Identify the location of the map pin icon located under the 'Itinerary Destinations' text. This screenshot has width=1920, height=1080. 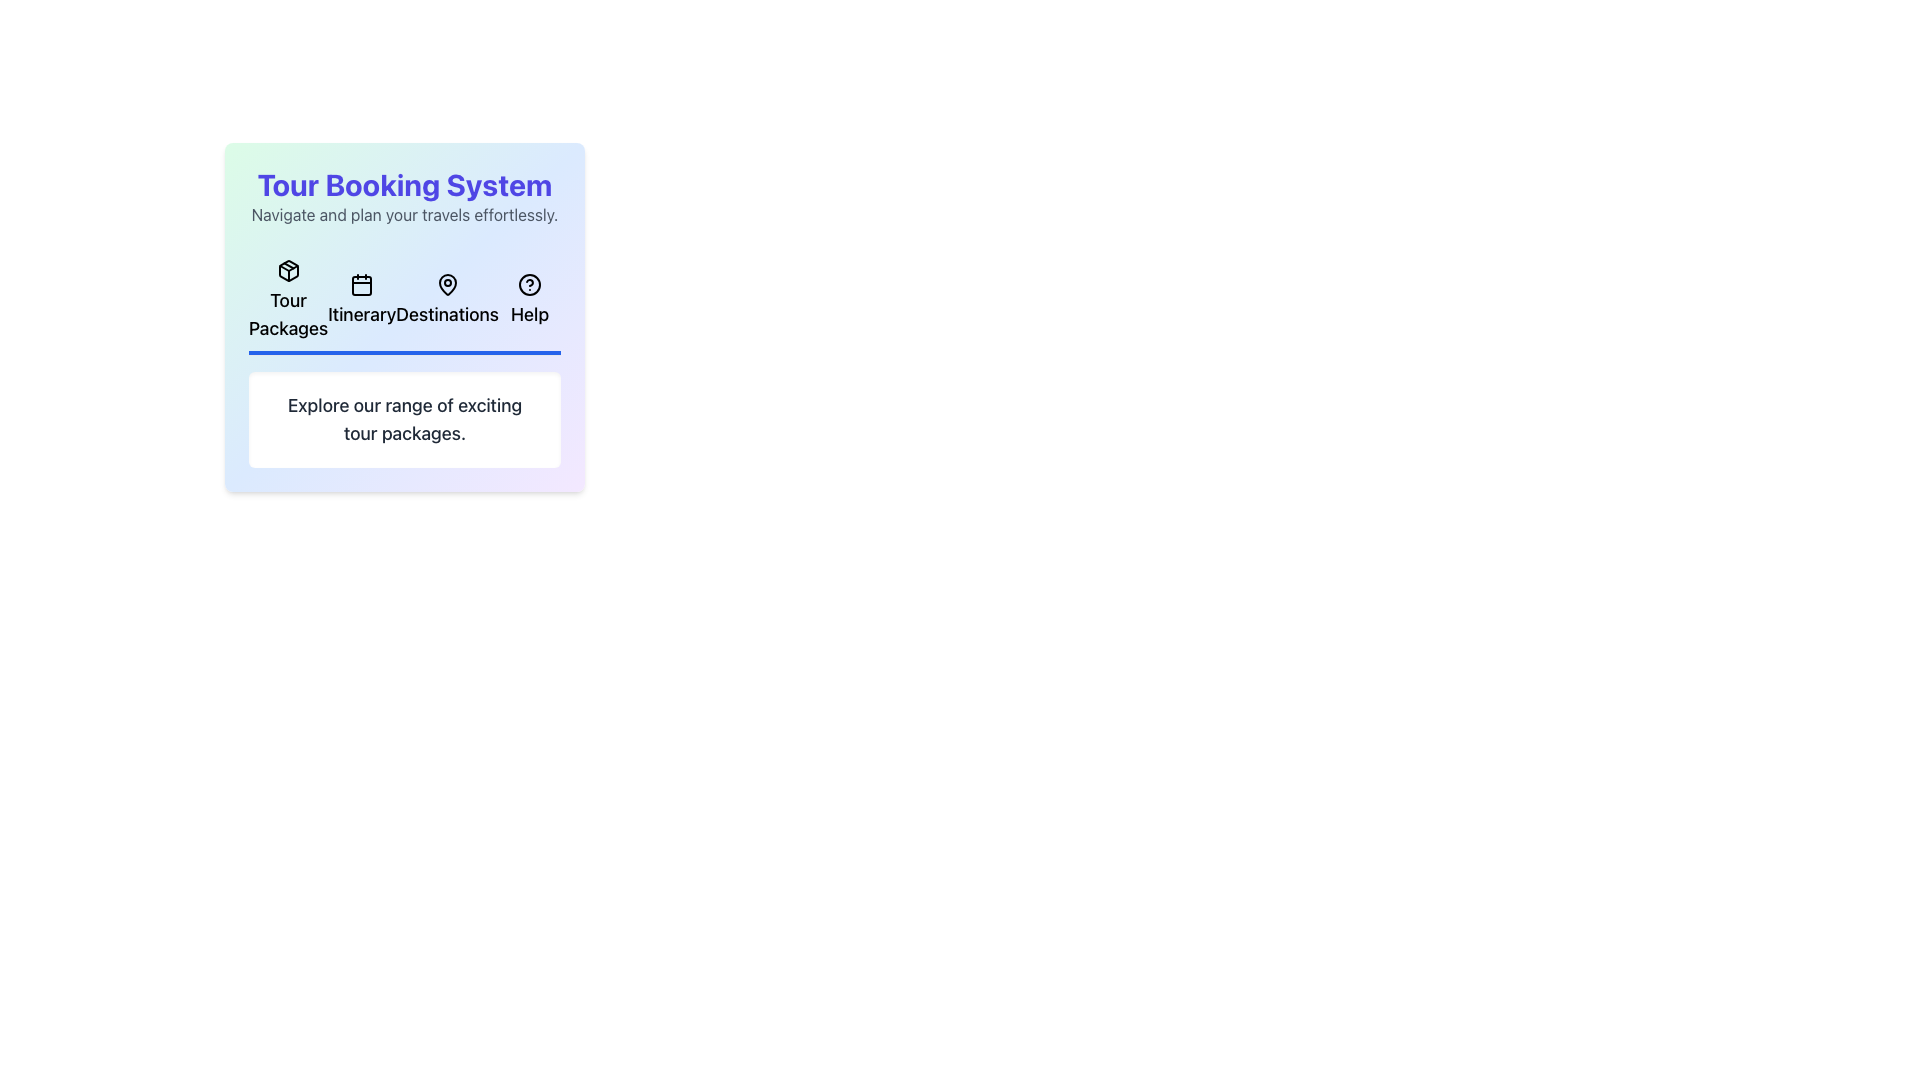
(446, 285).